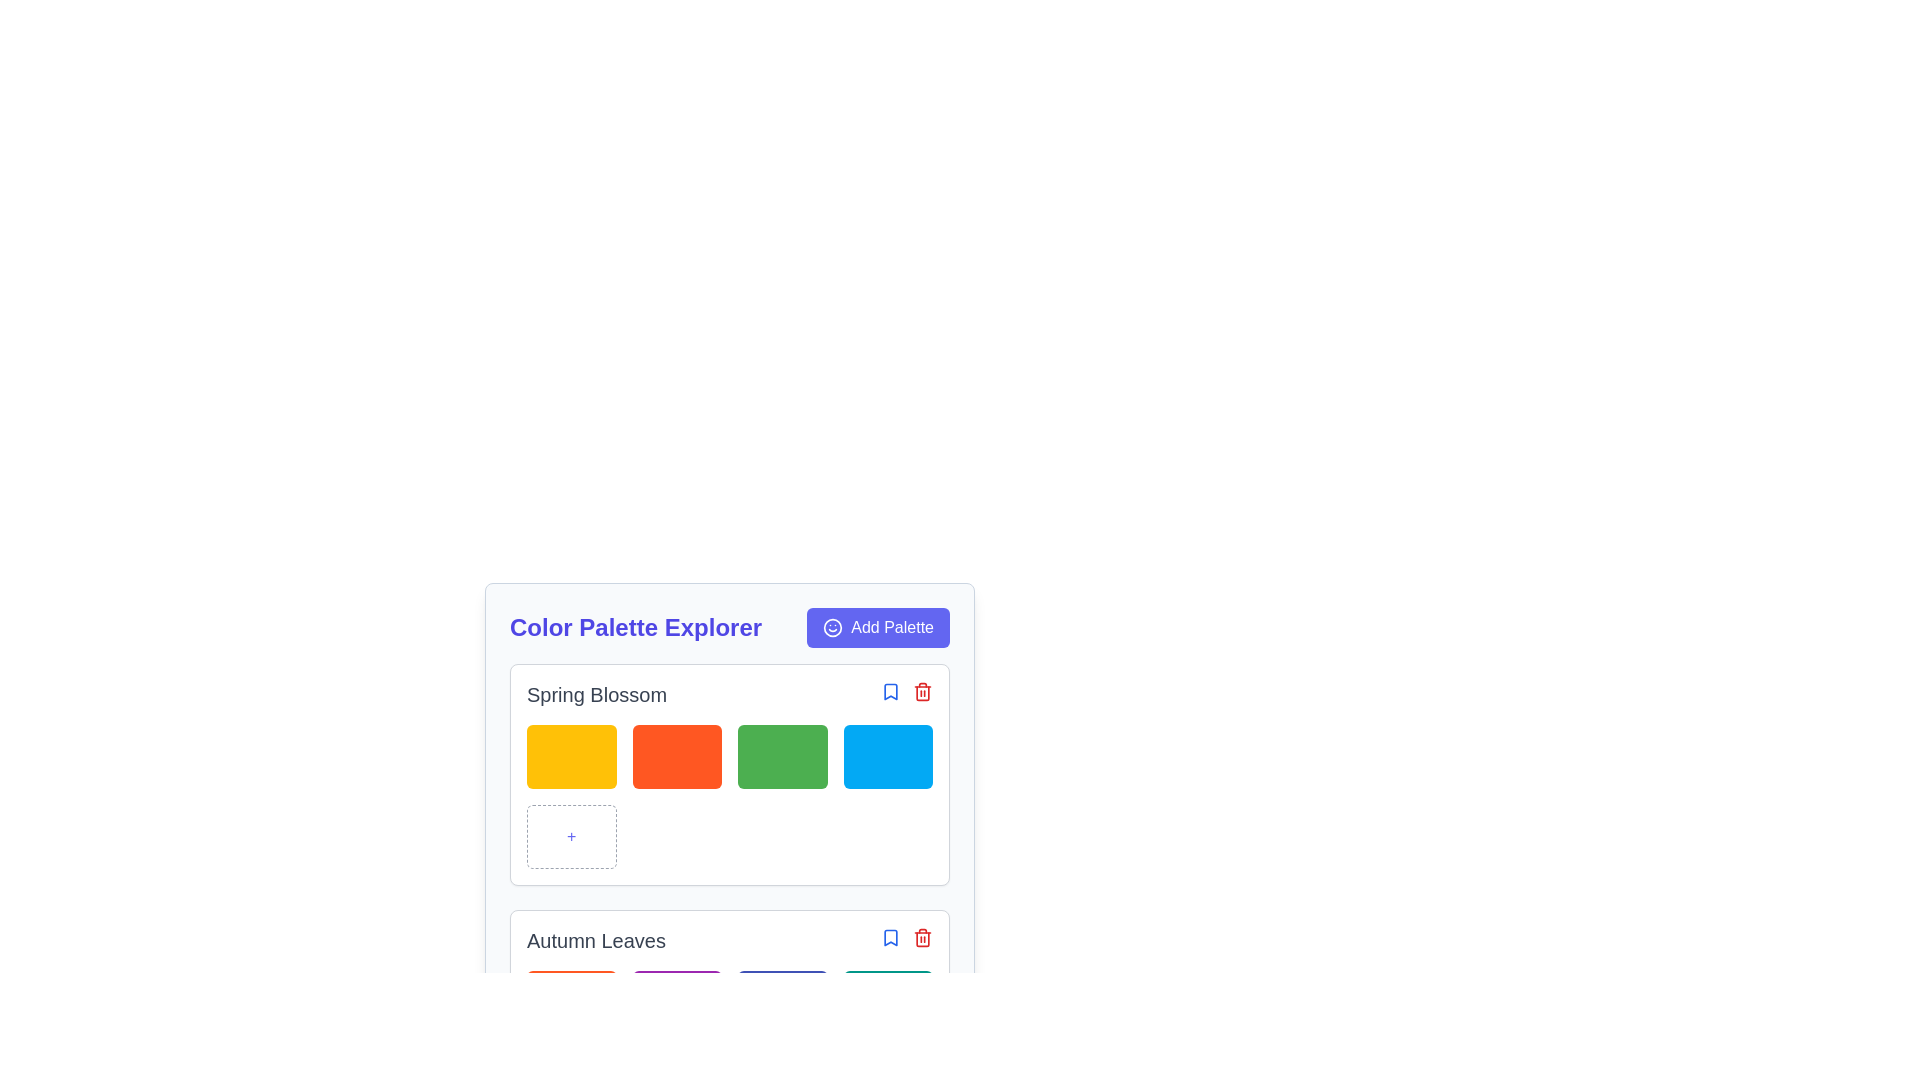  I want to click on the vivid green color block with rounded corners, the third item in the horizontal list of color samples under the 'Color Palette Explorer' title, so click(728, 774).